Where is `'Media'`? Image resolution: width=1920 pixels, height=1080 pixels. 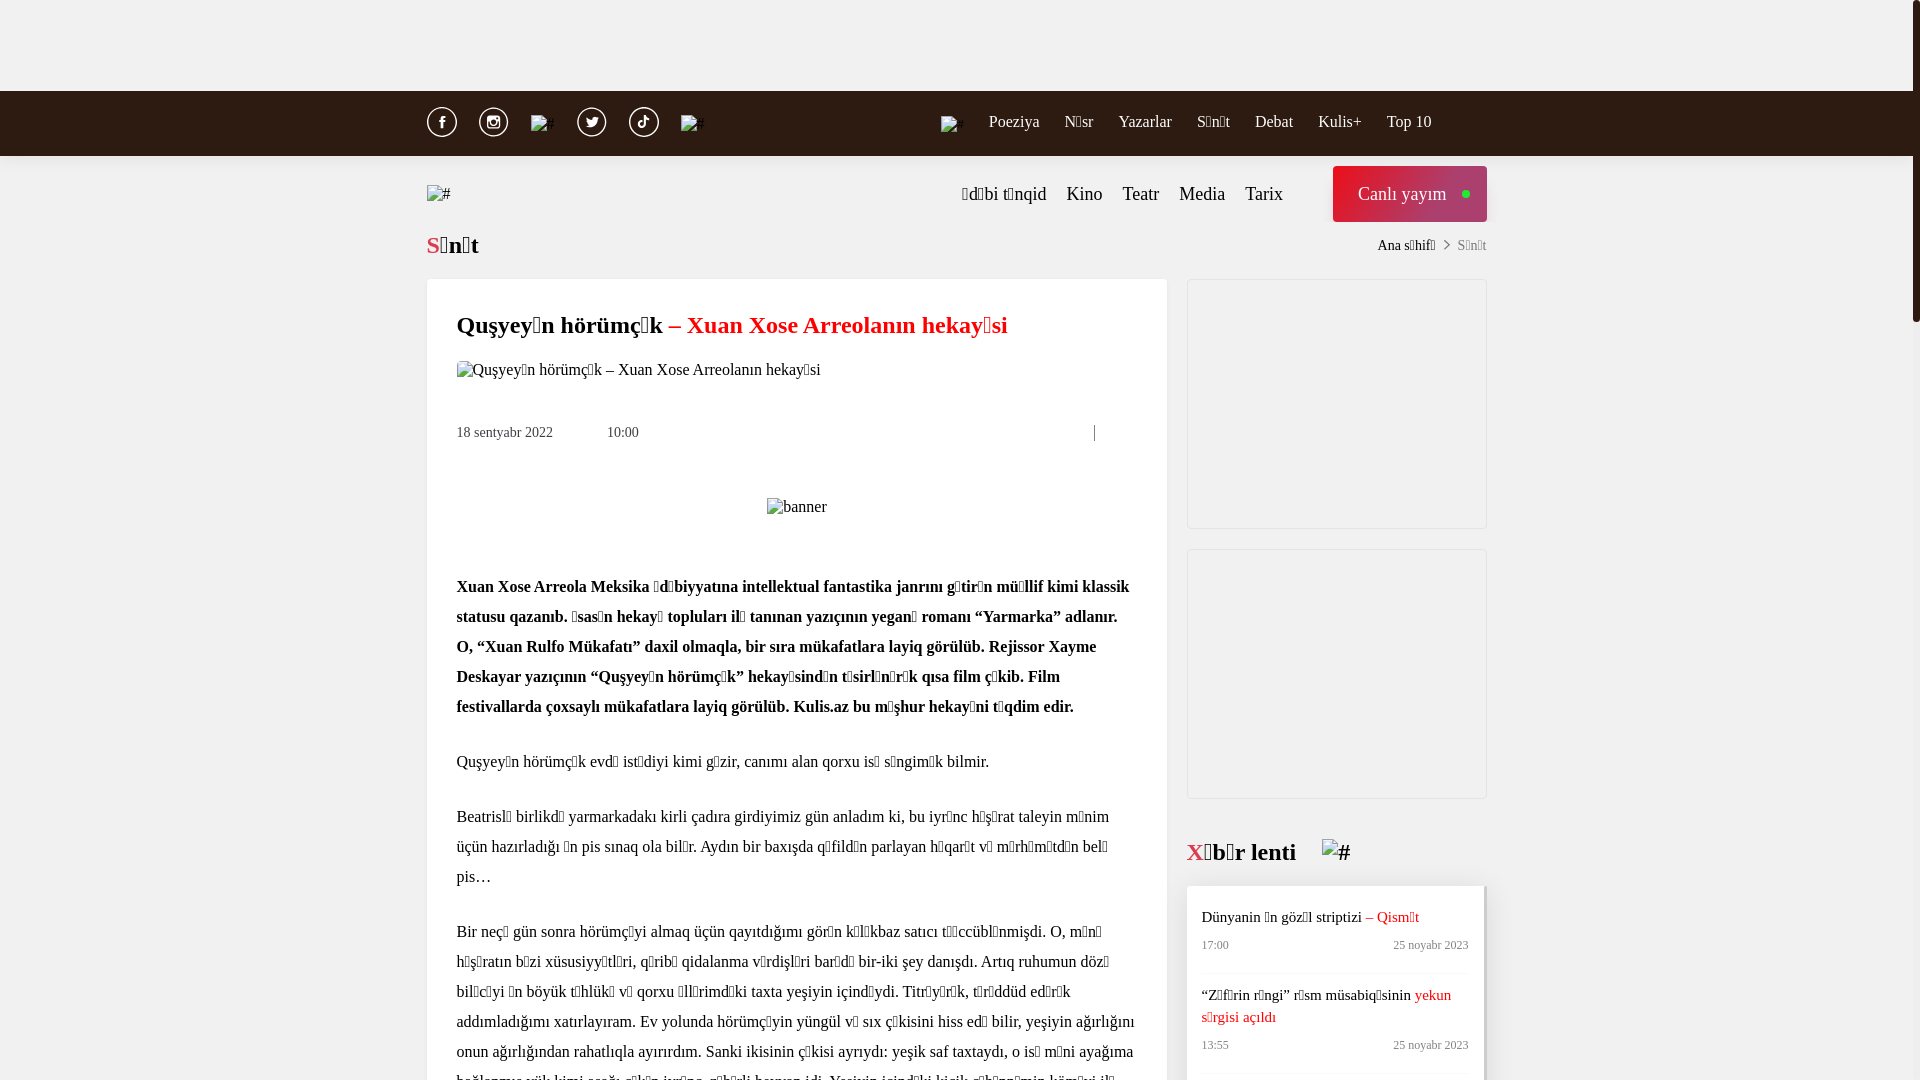
'Media' is located at coordinates (1200, 194).